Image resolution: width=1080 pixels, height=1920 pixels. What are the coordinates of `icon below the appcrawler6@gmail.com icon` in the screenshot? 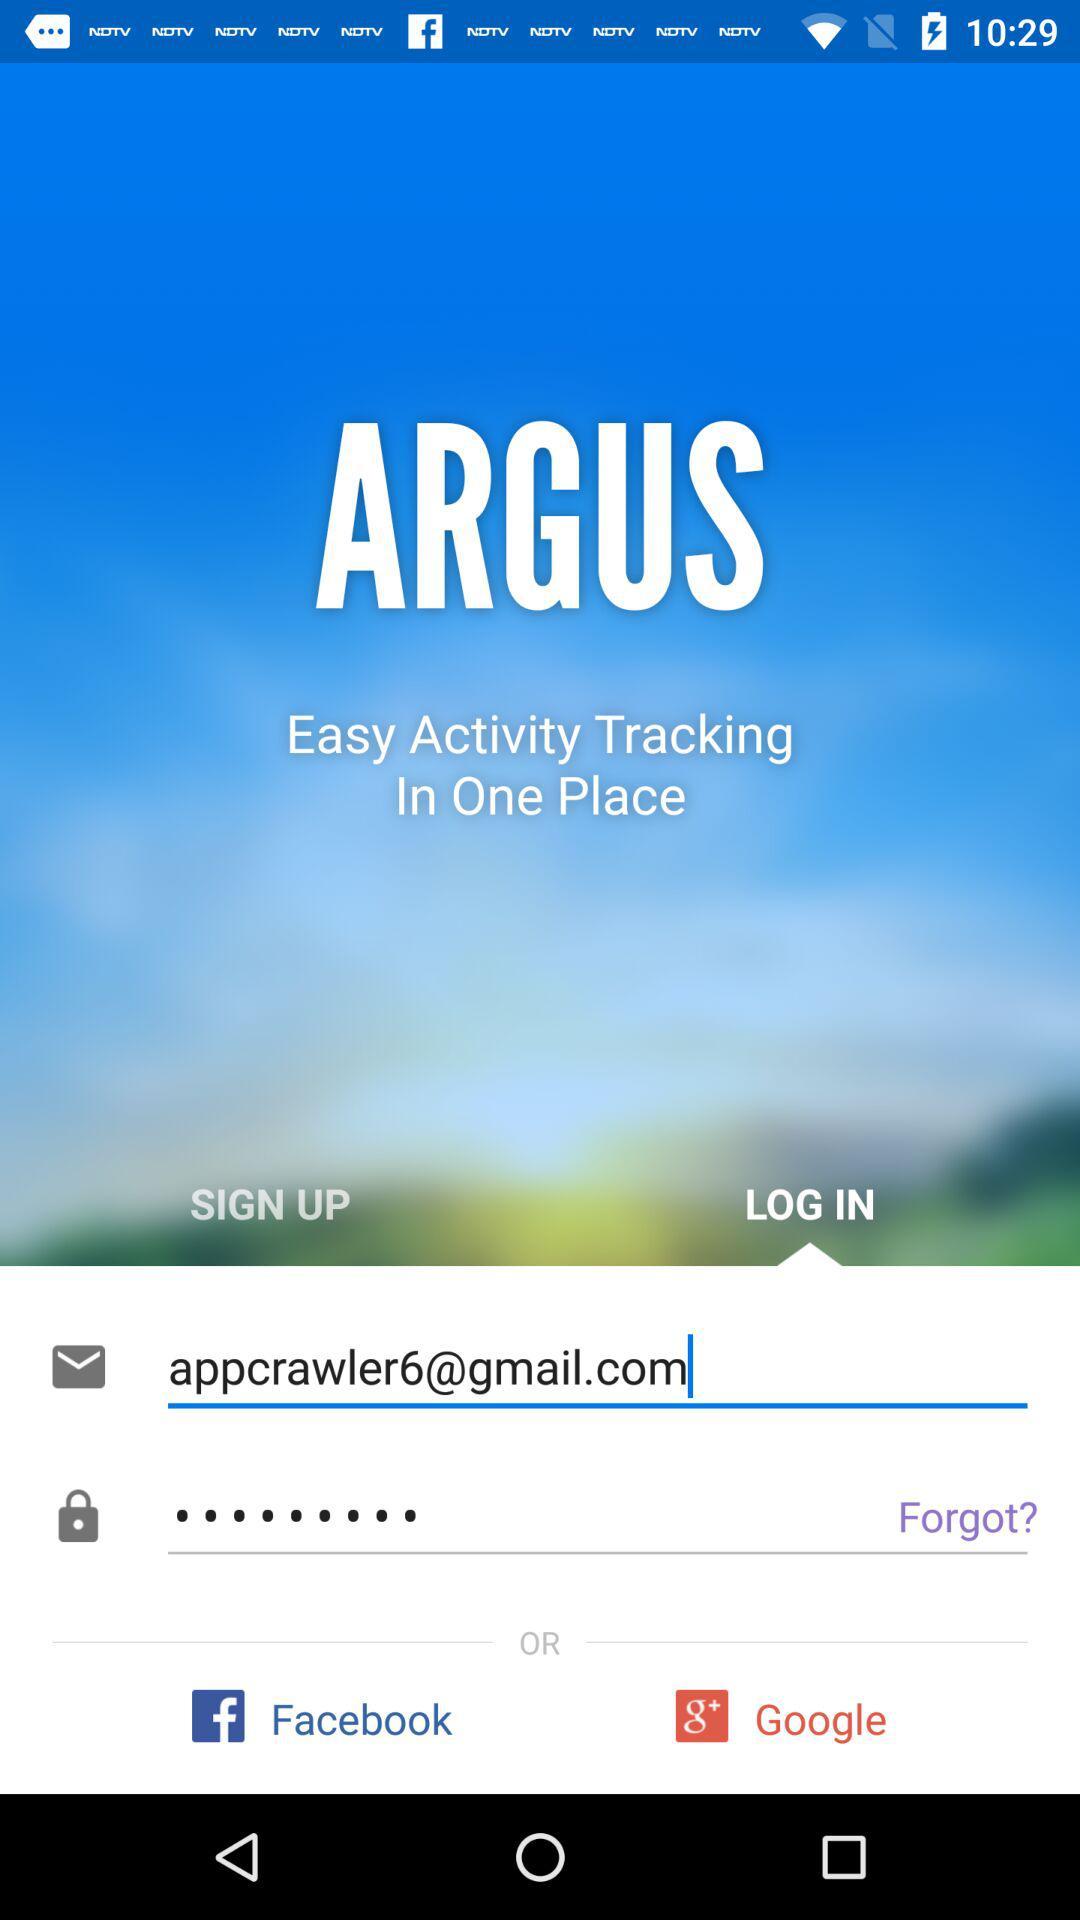 It's located at (922, 1515).